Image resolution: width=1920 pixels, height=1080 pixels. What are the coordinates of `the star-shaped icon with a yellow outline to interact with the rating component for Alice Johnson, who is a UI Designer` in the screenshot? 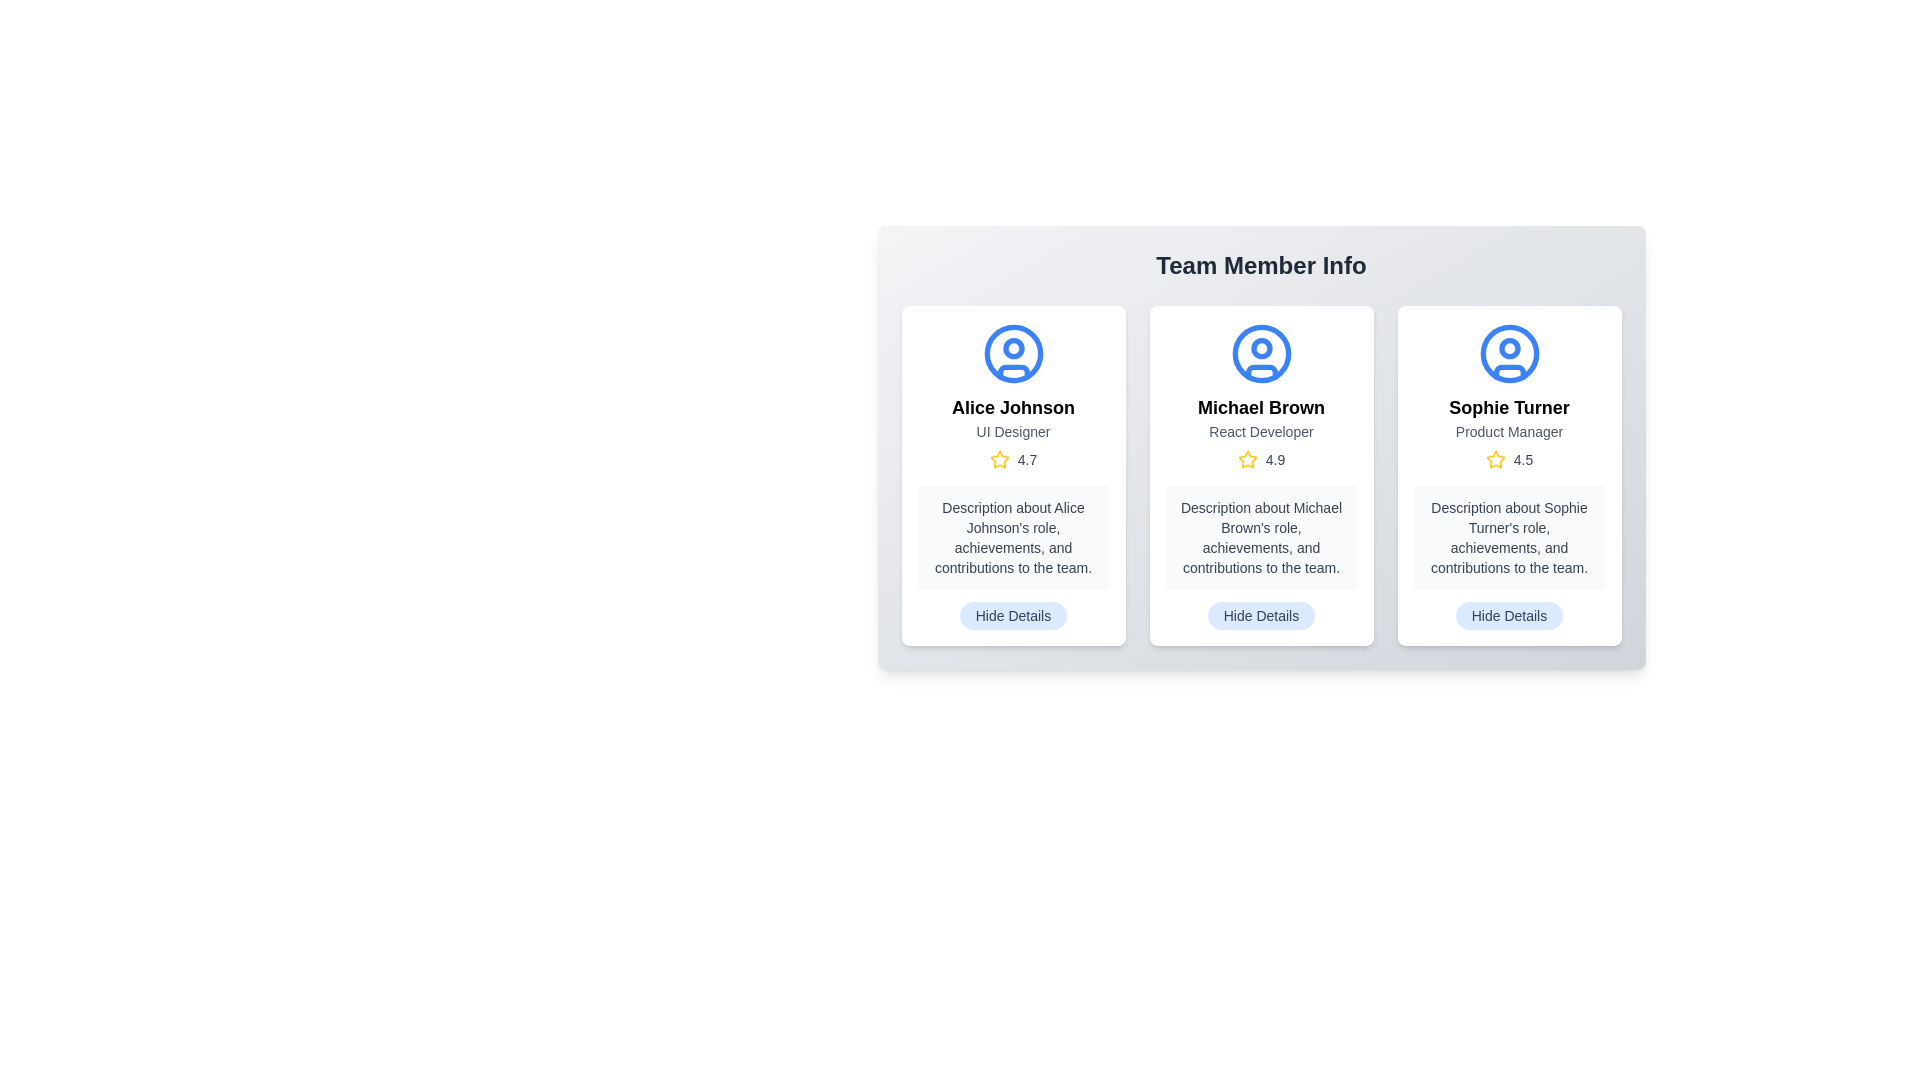 It's located at (999, 459).